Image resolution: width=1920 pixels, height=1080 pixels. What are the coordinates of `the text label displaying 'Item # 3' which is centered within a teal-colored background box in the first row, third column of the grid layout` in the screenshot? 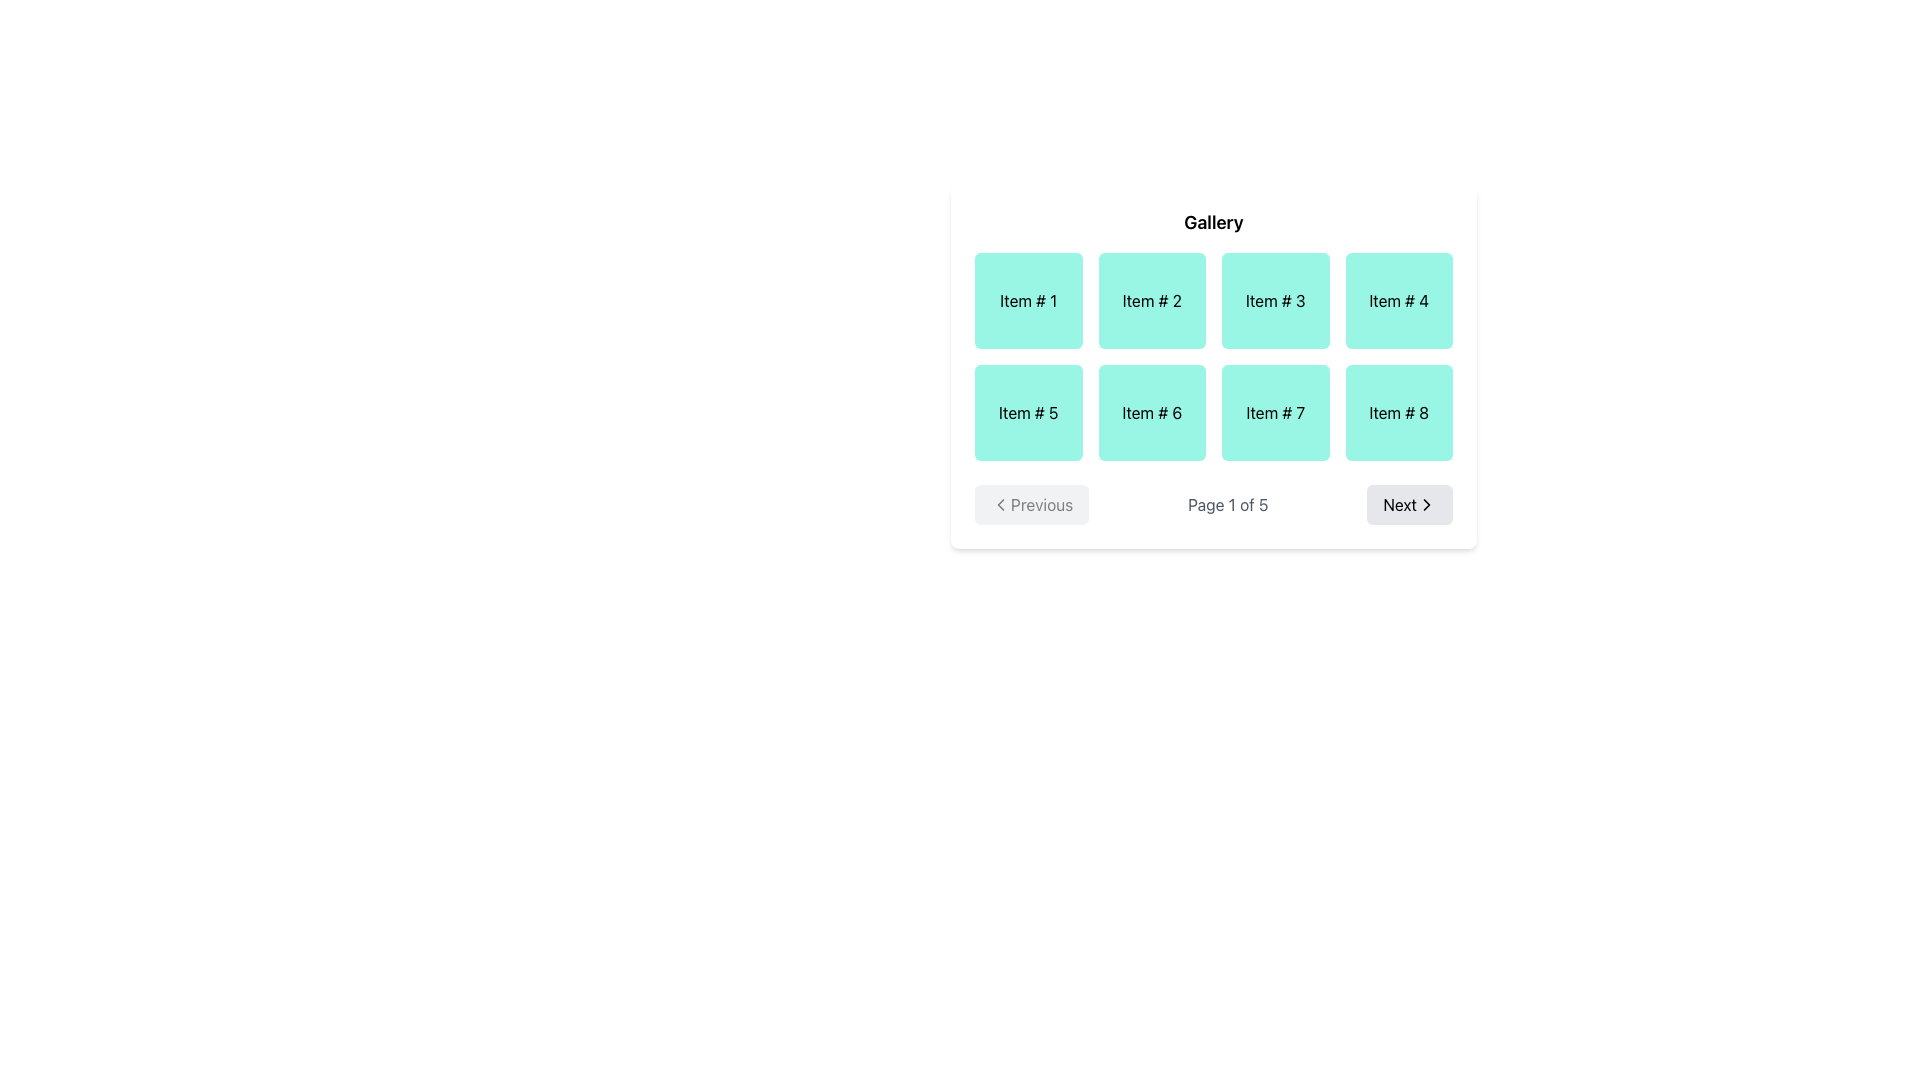 It's located at (1274, 300).